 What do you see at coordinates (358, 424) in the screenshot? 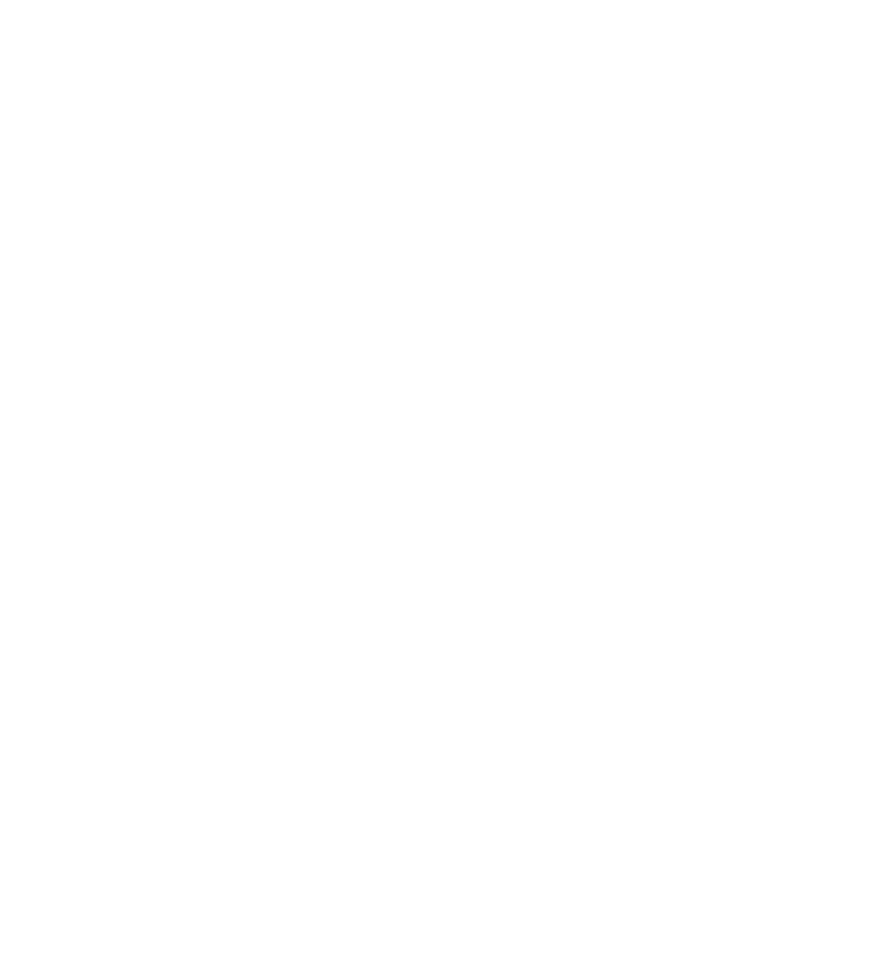
I see `'Audiomovers Binaural Renderer for Apple Music Plug-In Debuts'` at bounding box center [358, 424].